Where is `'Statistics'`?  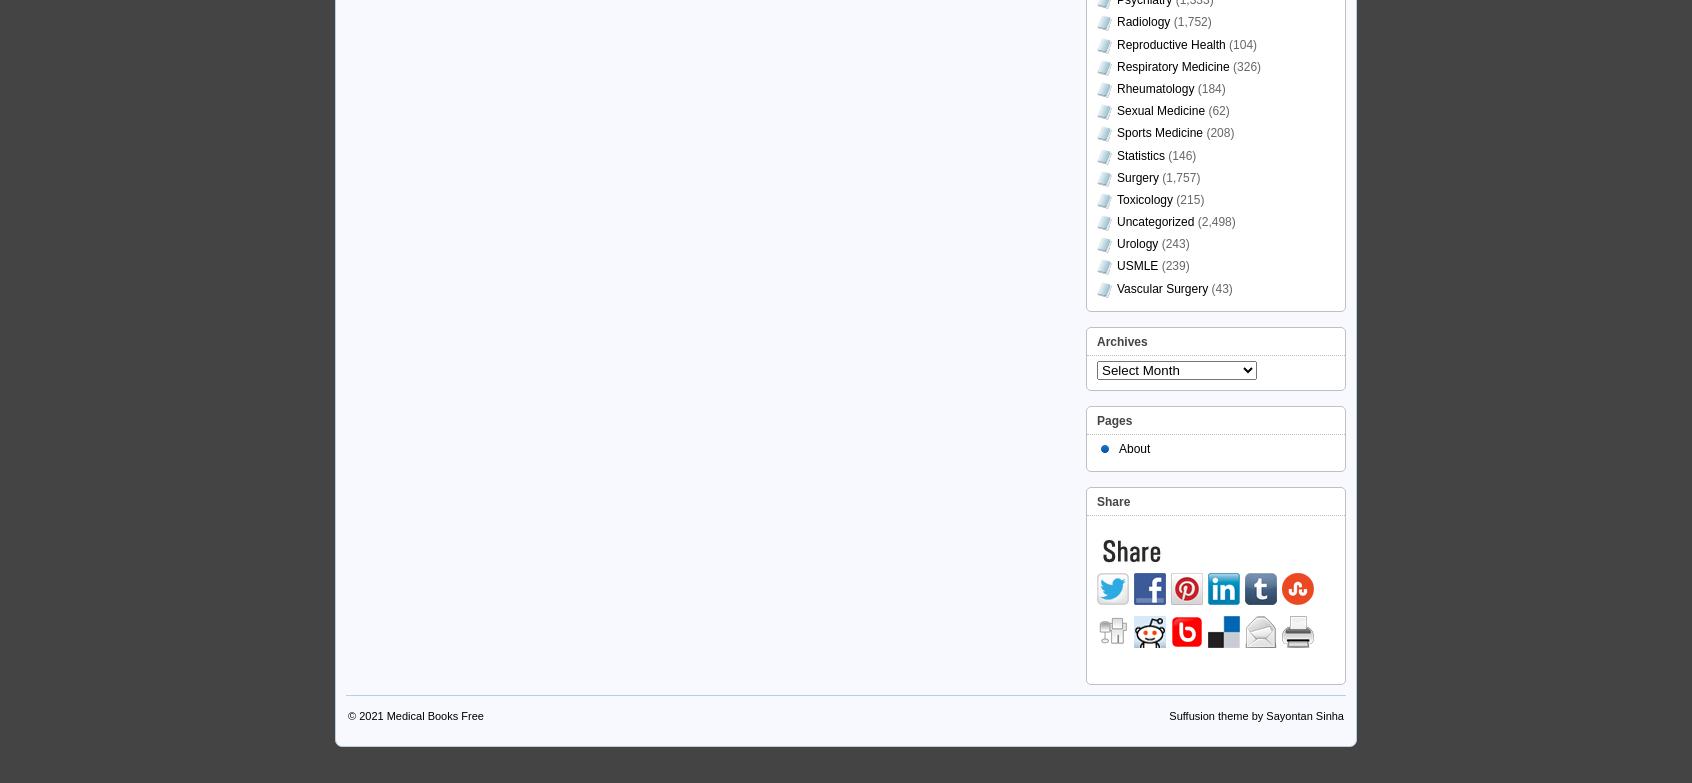
'Statistics' is located at coordinates (1139, 155).